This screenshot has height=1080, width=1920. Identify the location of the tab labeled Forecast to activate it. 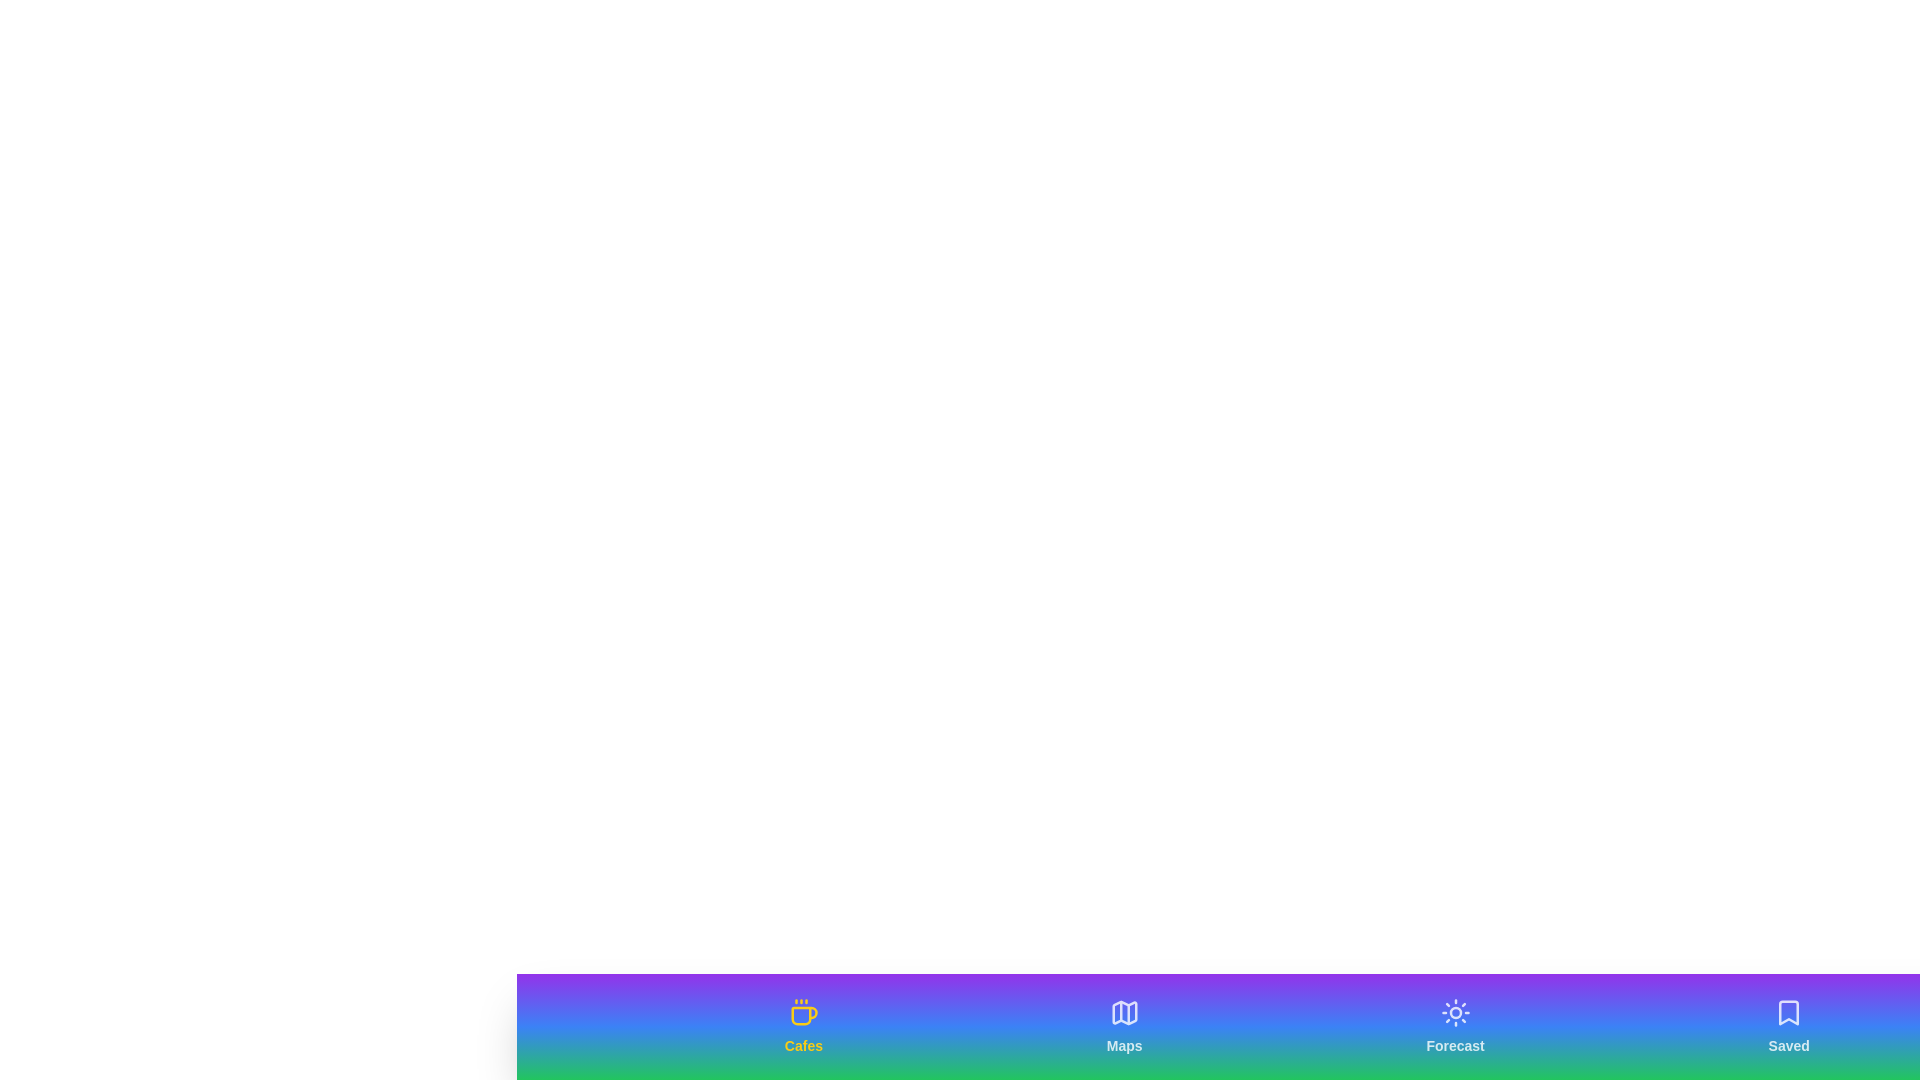
(1455, 1026).